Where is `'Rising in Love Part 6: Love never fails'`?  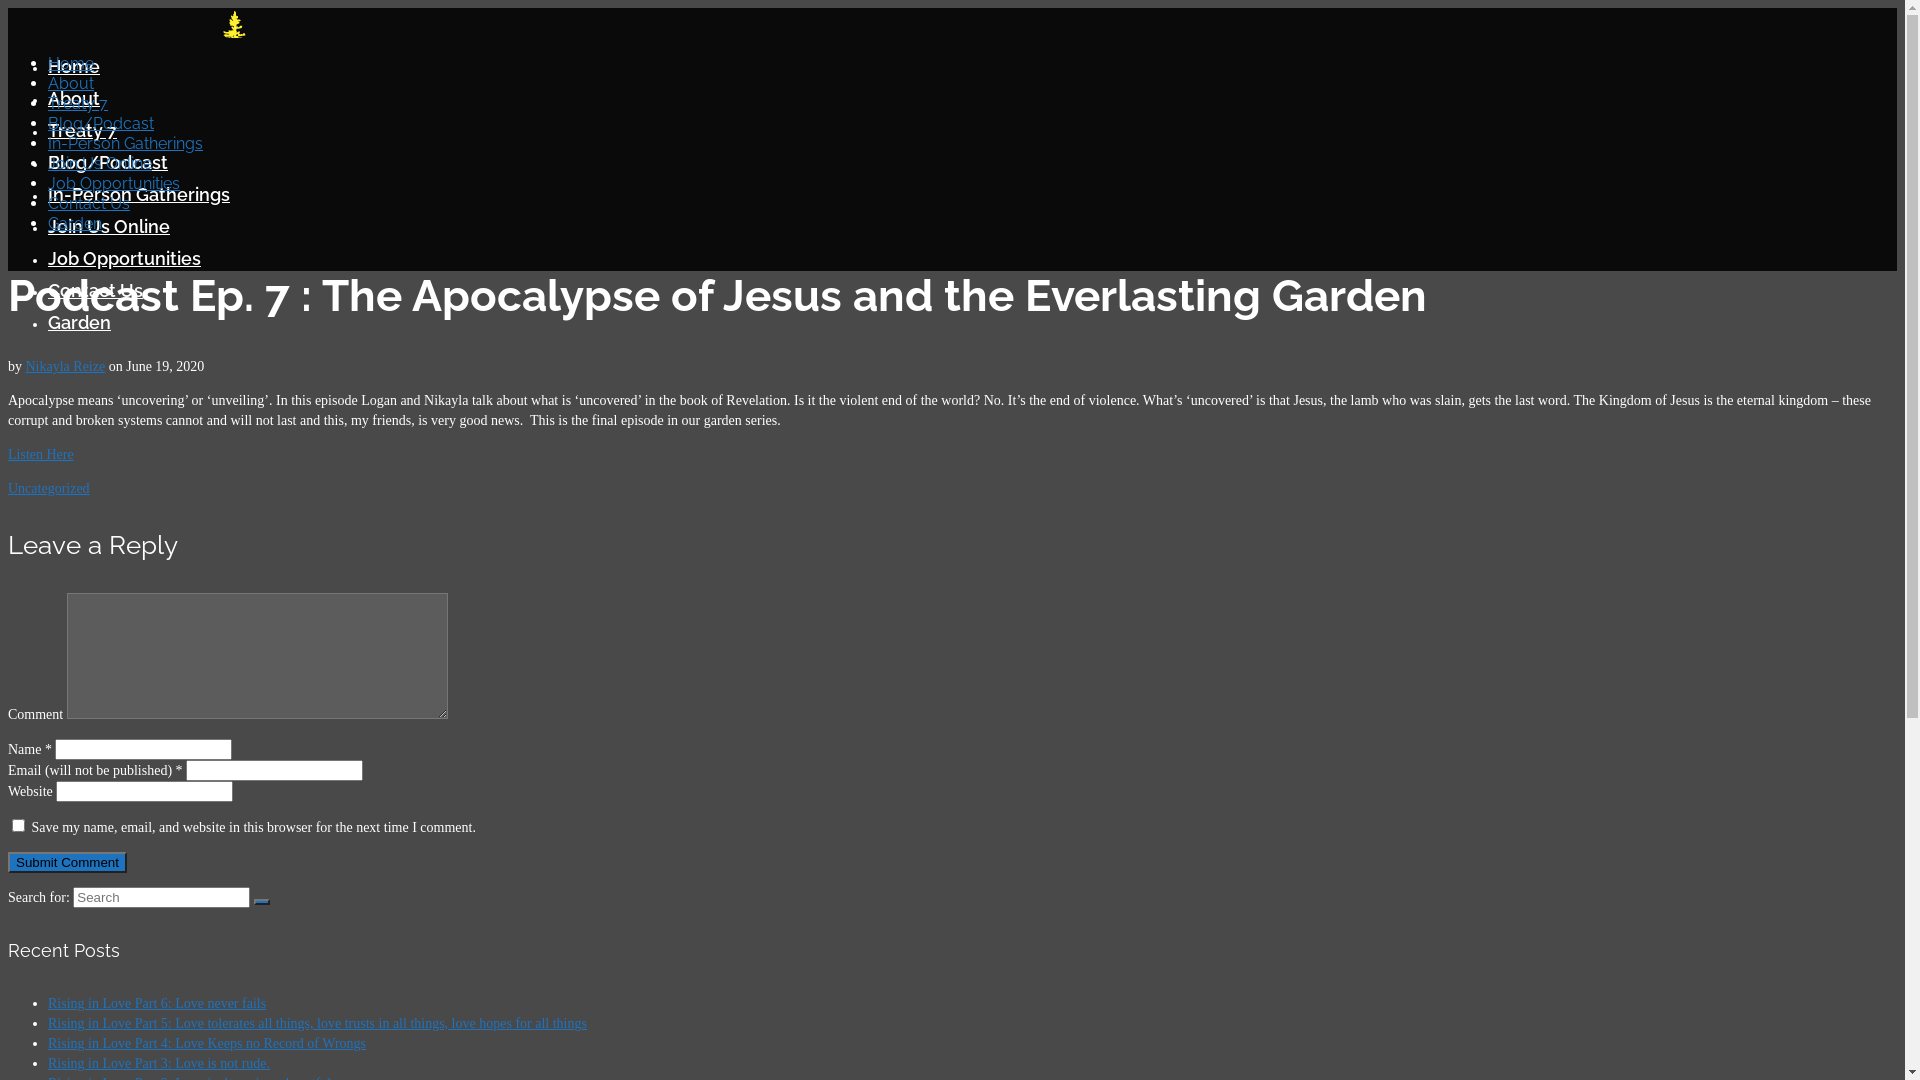 'Rising in Love Part 6: Love never fails' is located at coordinates (156, 1003).